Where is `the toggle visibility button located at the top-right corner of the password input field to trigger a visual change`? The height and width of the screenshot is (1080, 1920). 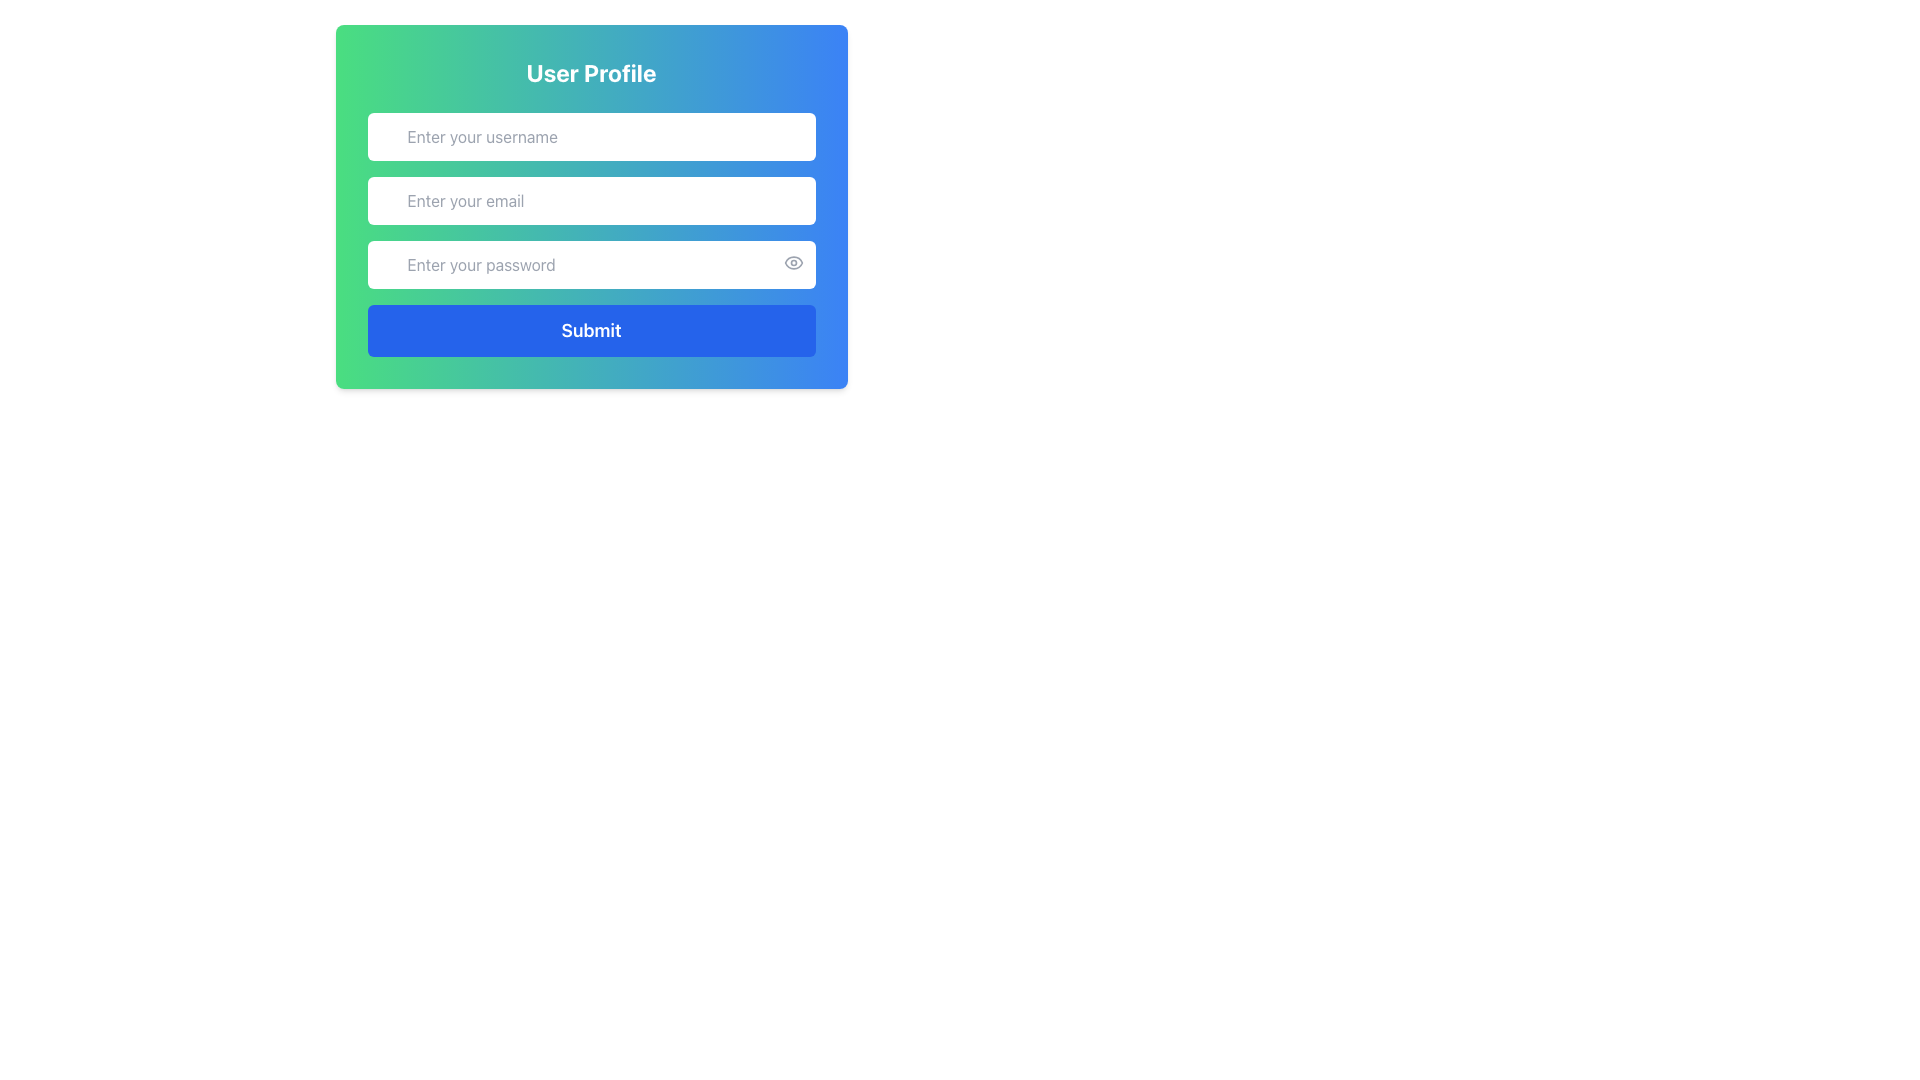 the toggle visibility button located at the top-right corner of the password input field to trigger a visual change is located at coordinates (792, 261).